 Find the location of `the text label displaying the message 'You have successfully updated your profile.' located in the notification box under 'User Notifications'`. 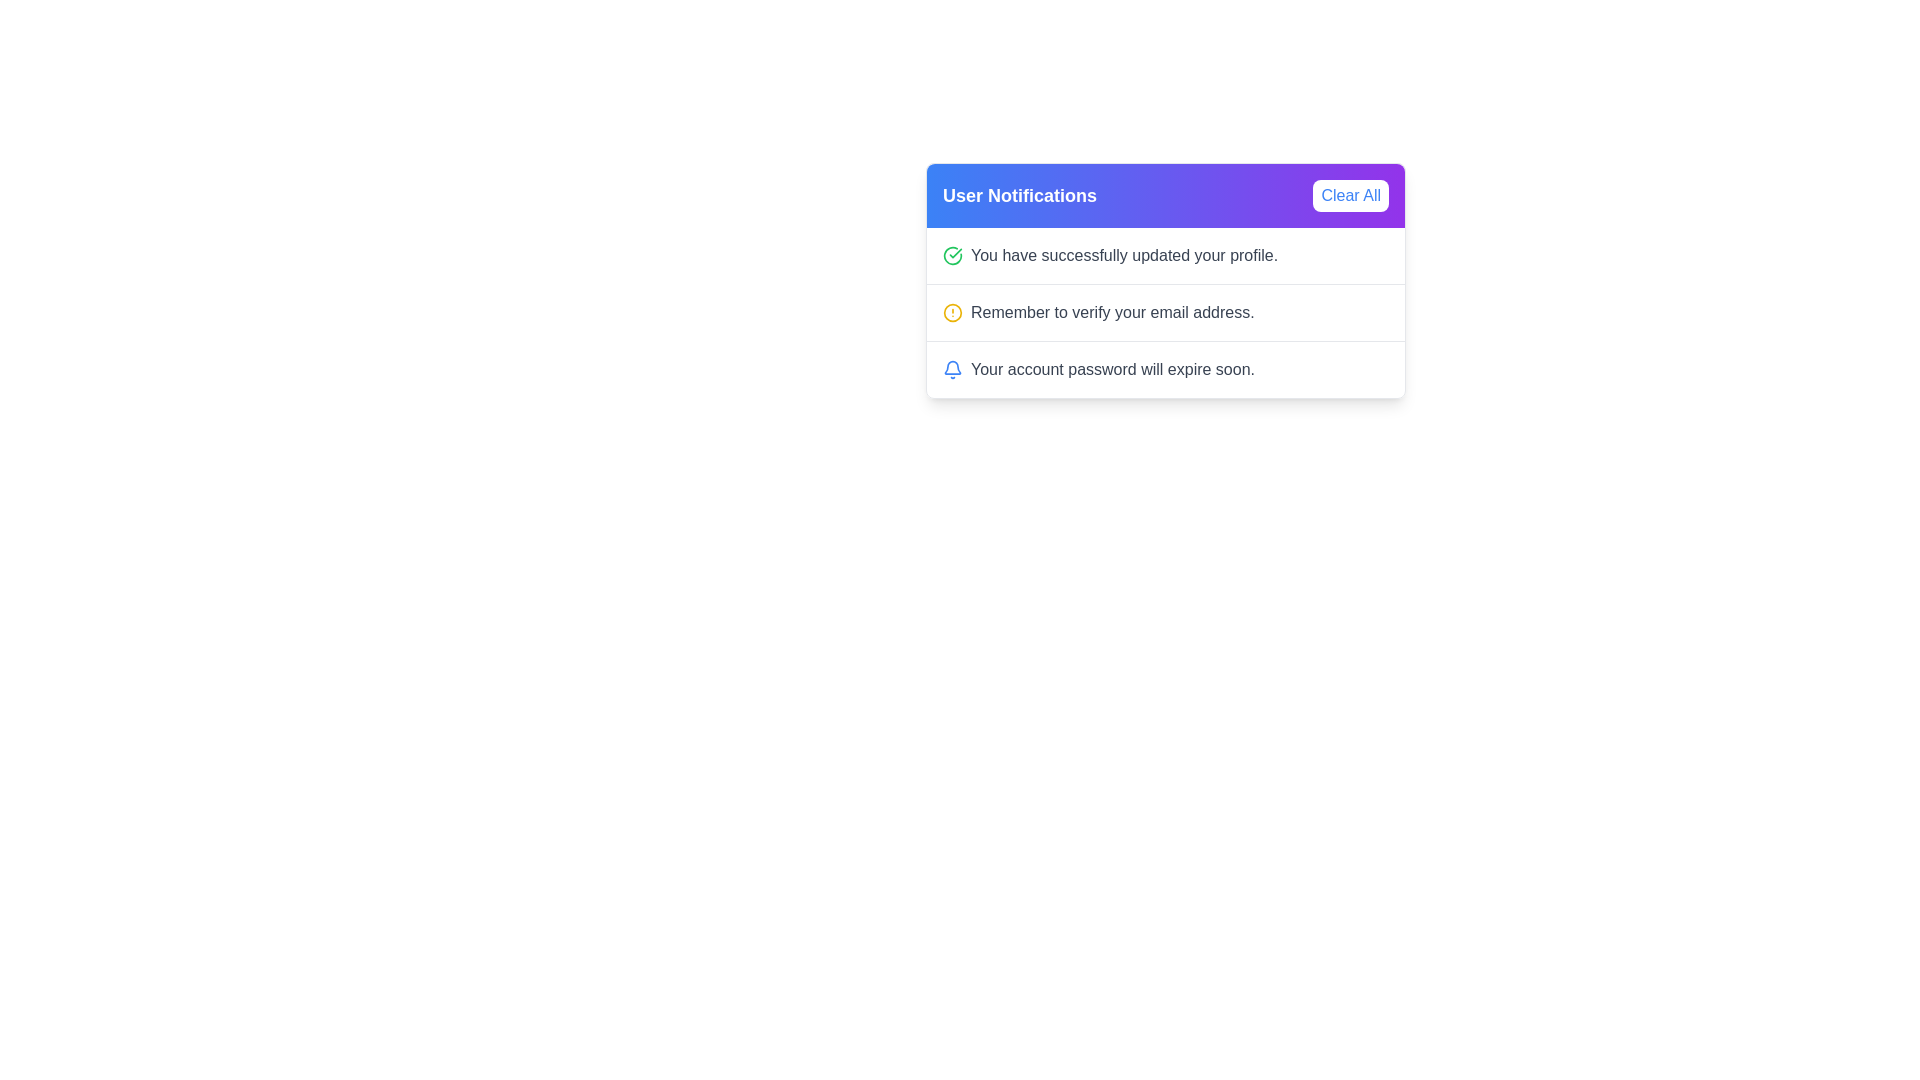

the text label displaying the message 'You have successfully updated your profile.' located in the notification box under 'User Notifications' is located at coordinates (1124, 254).